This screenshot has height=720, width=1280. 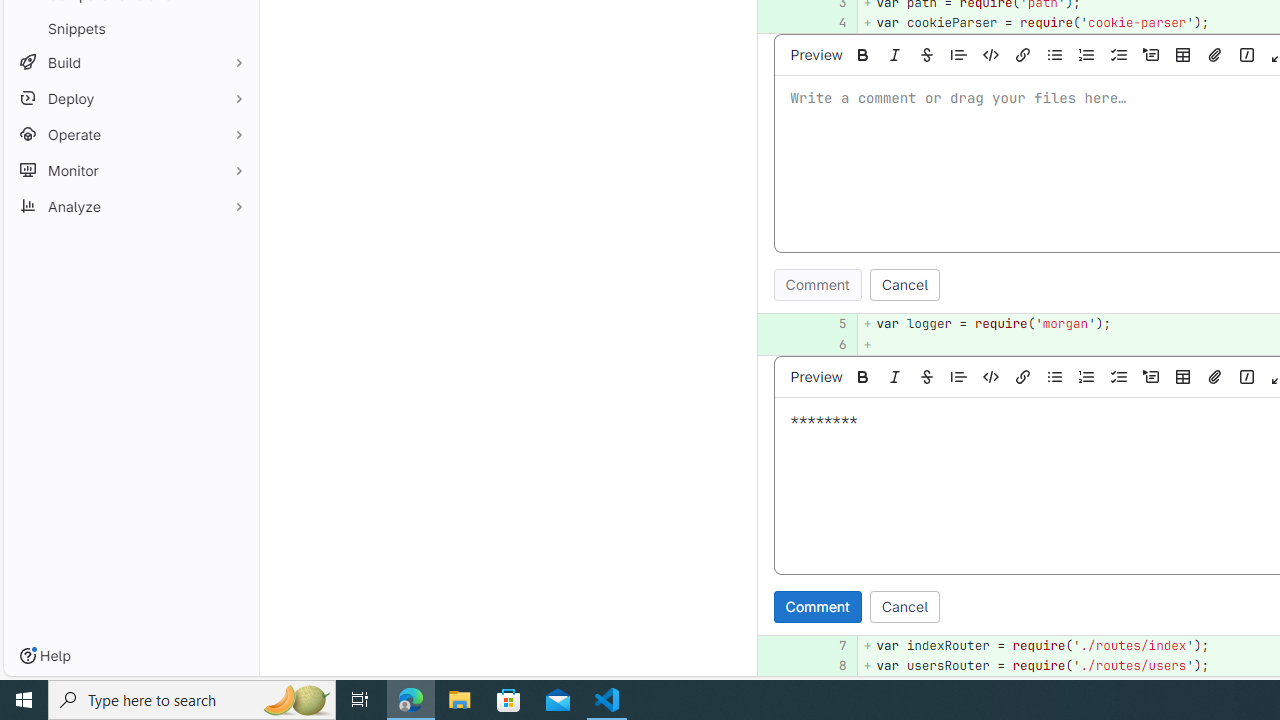 I want to click on '4', so click(x=832, y=23).